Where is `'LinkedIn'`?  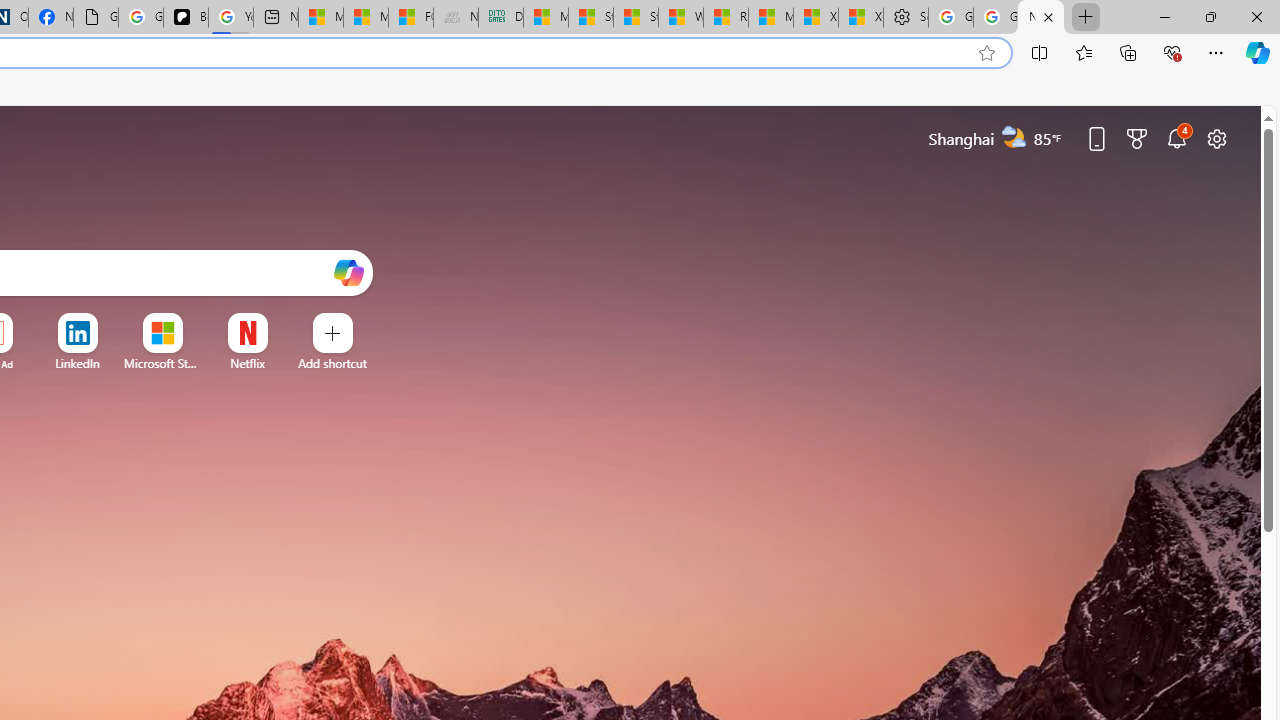 'LinkedIn' is located at coordinates (77, 363).